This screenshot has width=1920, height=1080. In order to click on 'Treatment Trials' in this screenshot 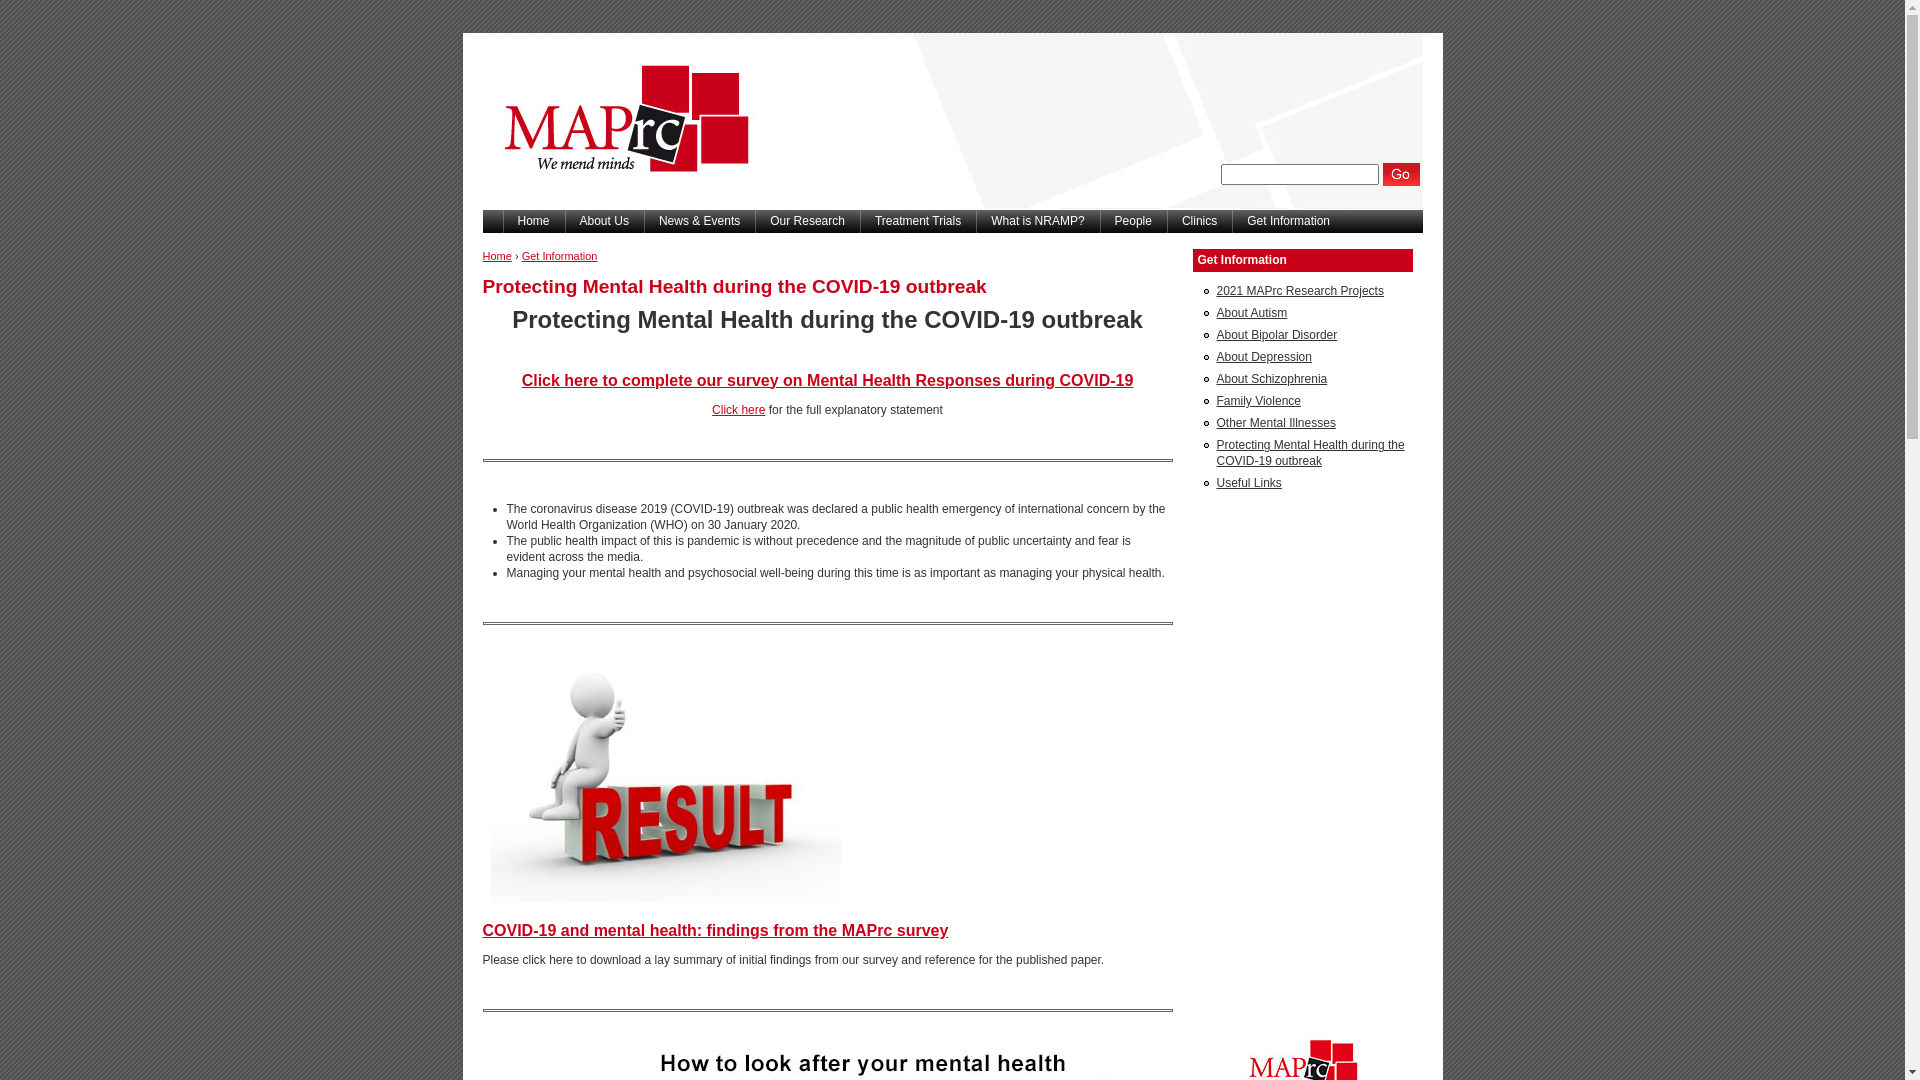, I will do `click(916, 221)`.